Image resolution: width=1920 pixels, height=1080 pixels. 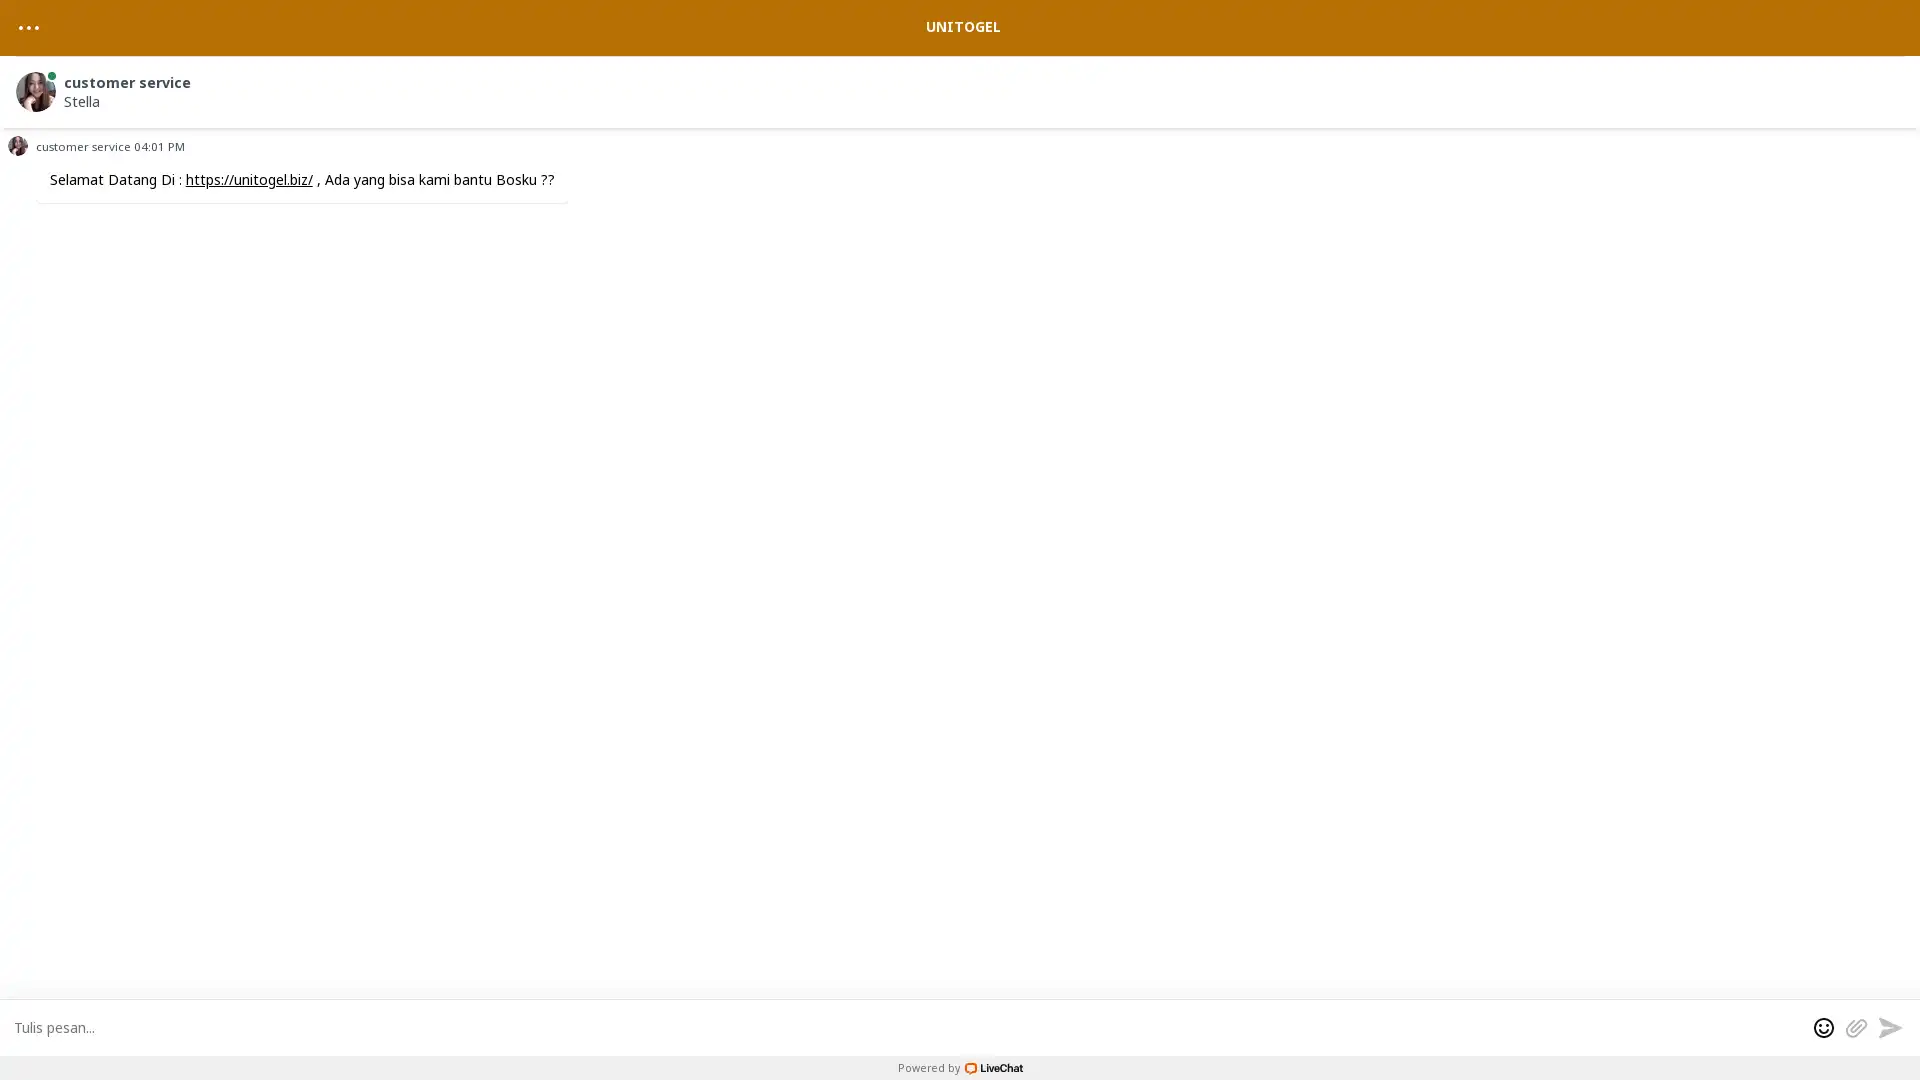 What do you see at coordinates (1889, 1026) in the screenshot?
I see `Send a message` at bounding box center [1889, 1026].